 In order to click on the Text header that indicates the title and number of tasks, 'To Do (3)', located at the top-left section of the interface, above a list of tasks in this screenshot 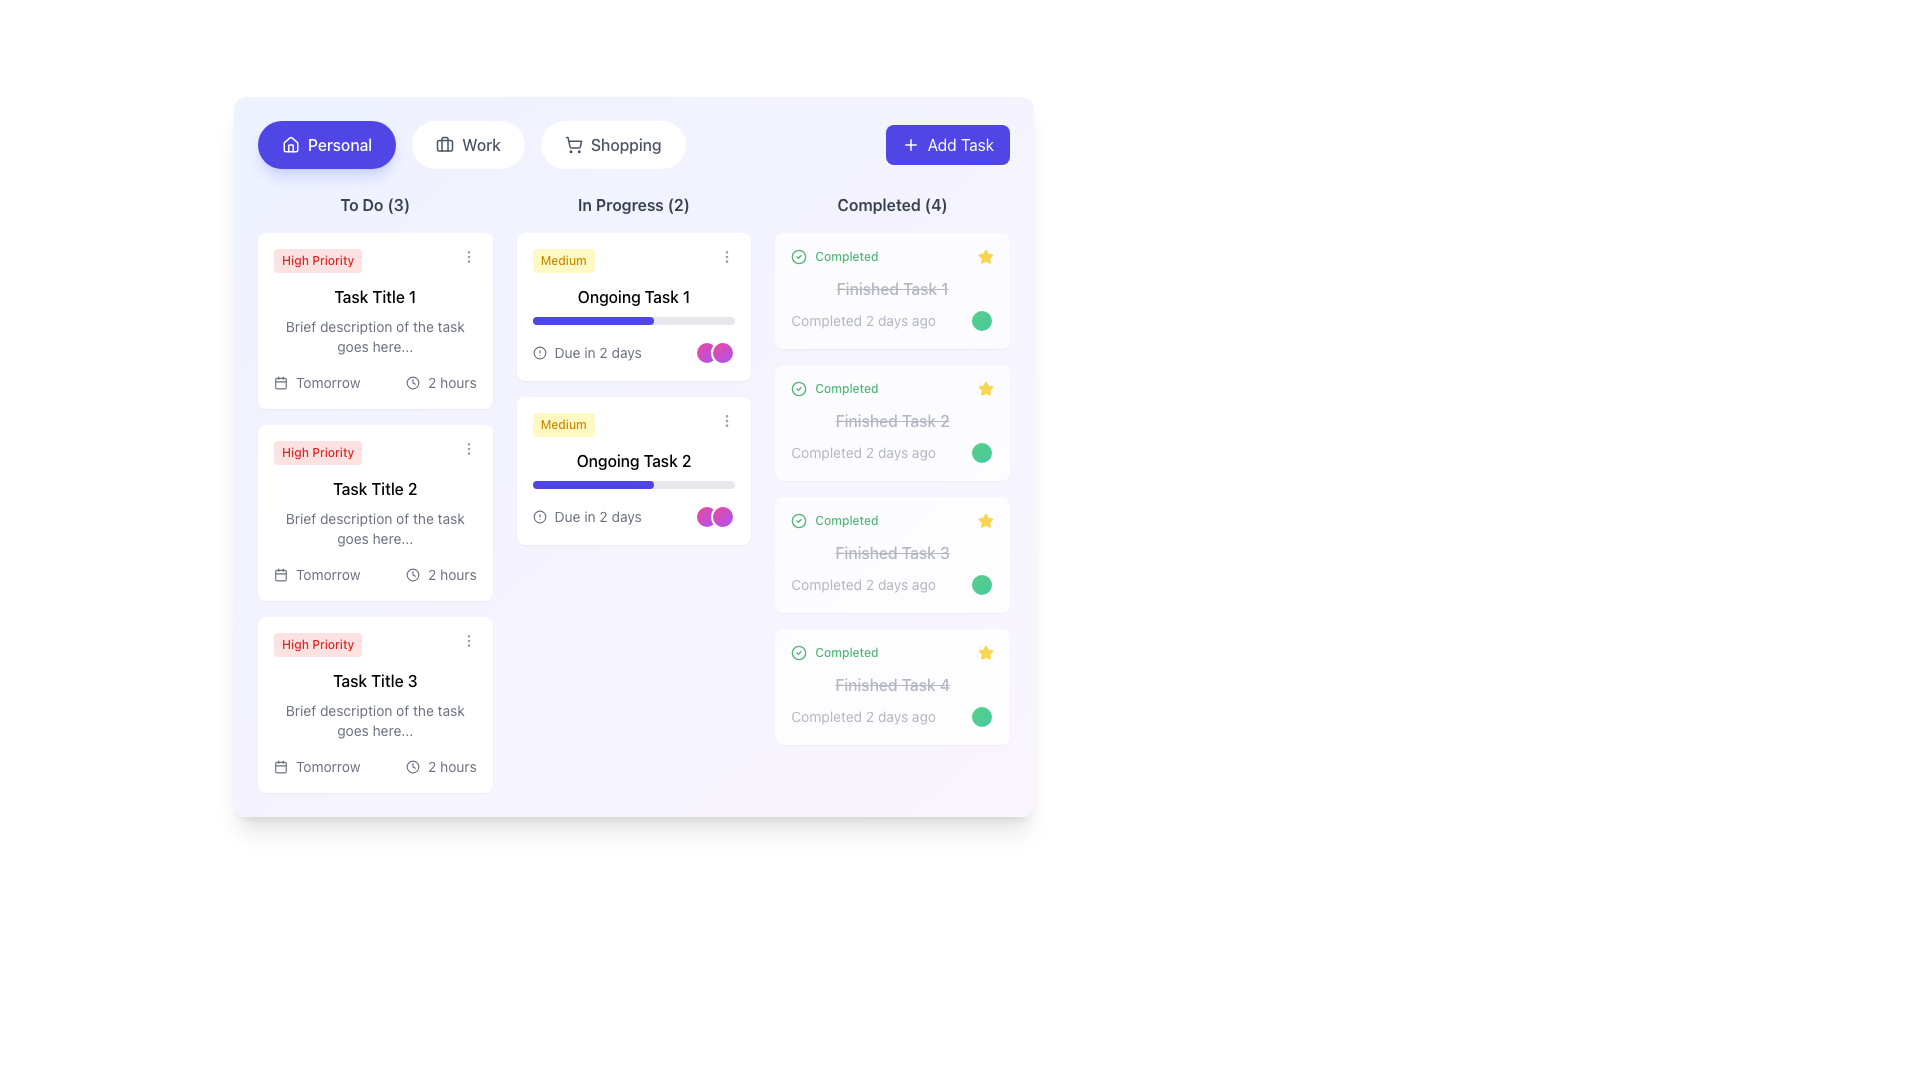, I will do `click(375, 204)`.